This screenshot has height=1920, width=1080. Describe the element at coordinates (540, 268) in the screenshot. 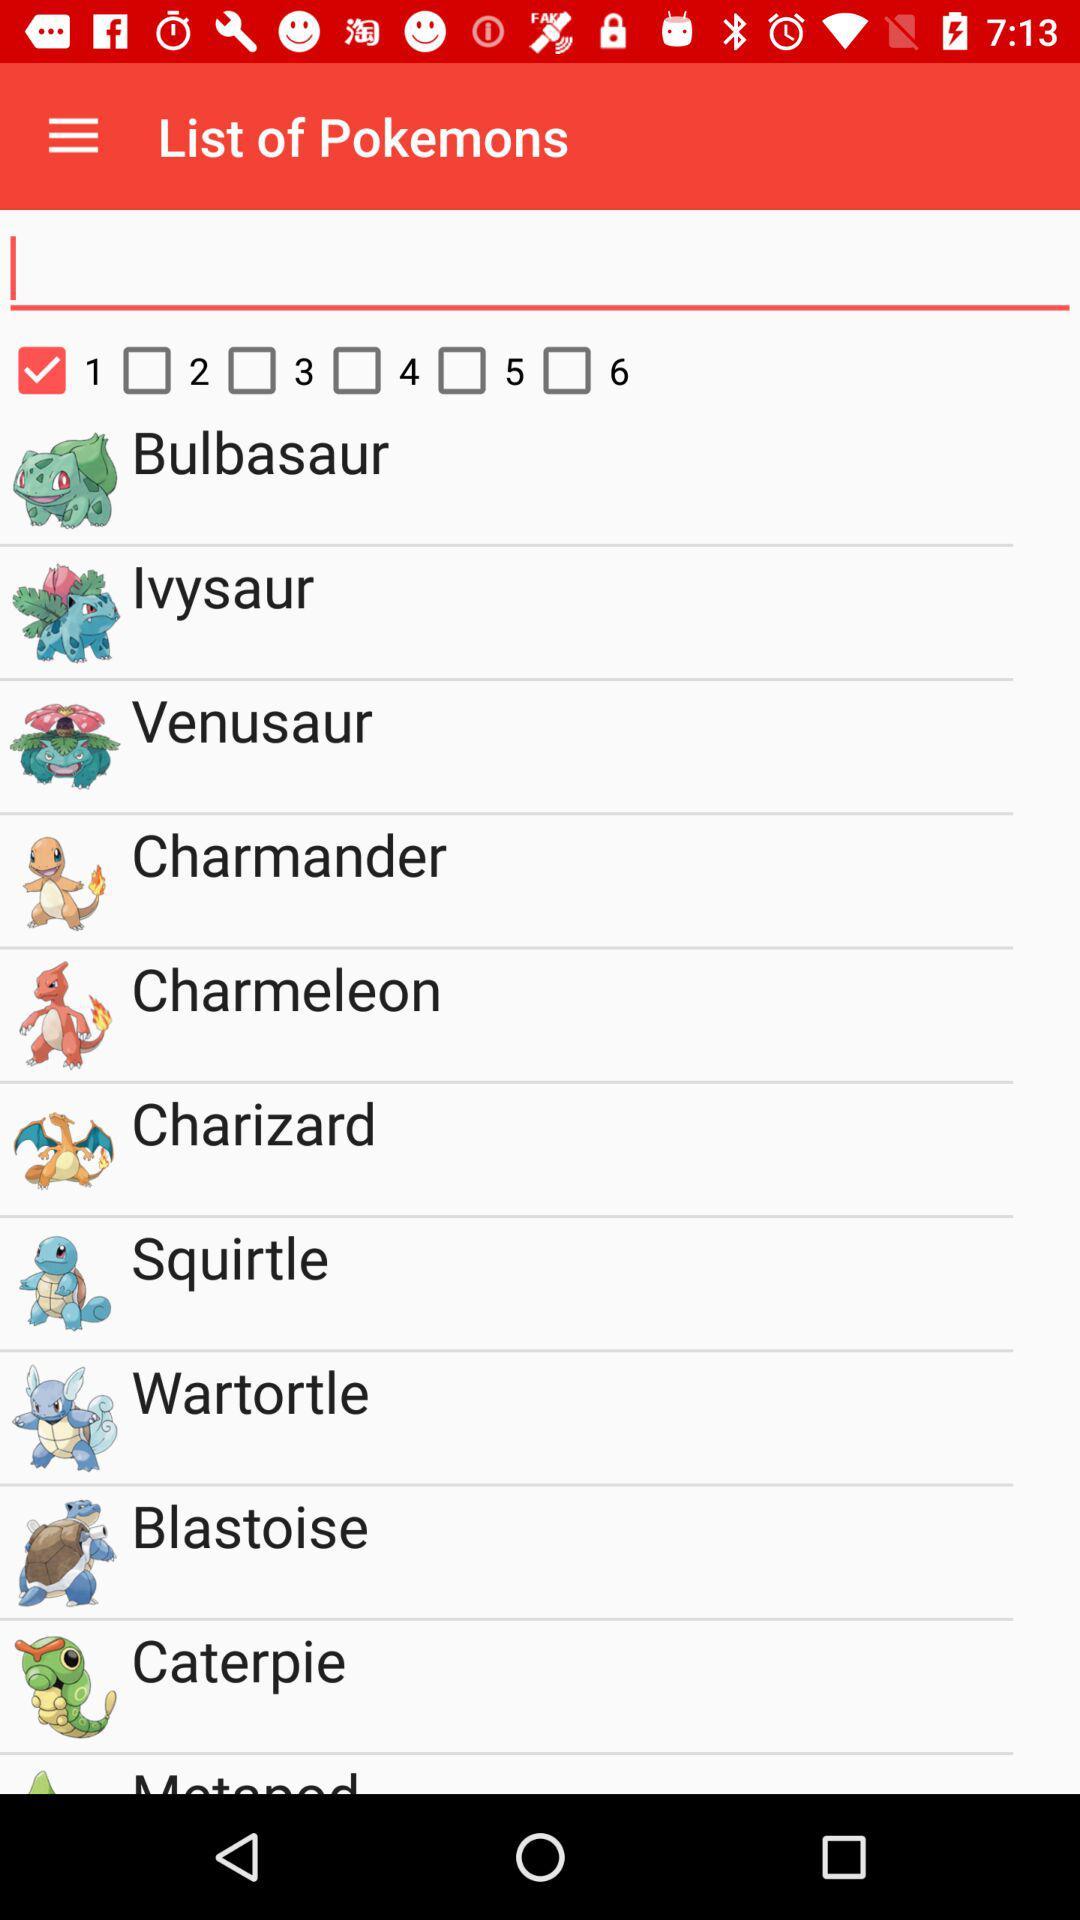

I see `type name` at that location.